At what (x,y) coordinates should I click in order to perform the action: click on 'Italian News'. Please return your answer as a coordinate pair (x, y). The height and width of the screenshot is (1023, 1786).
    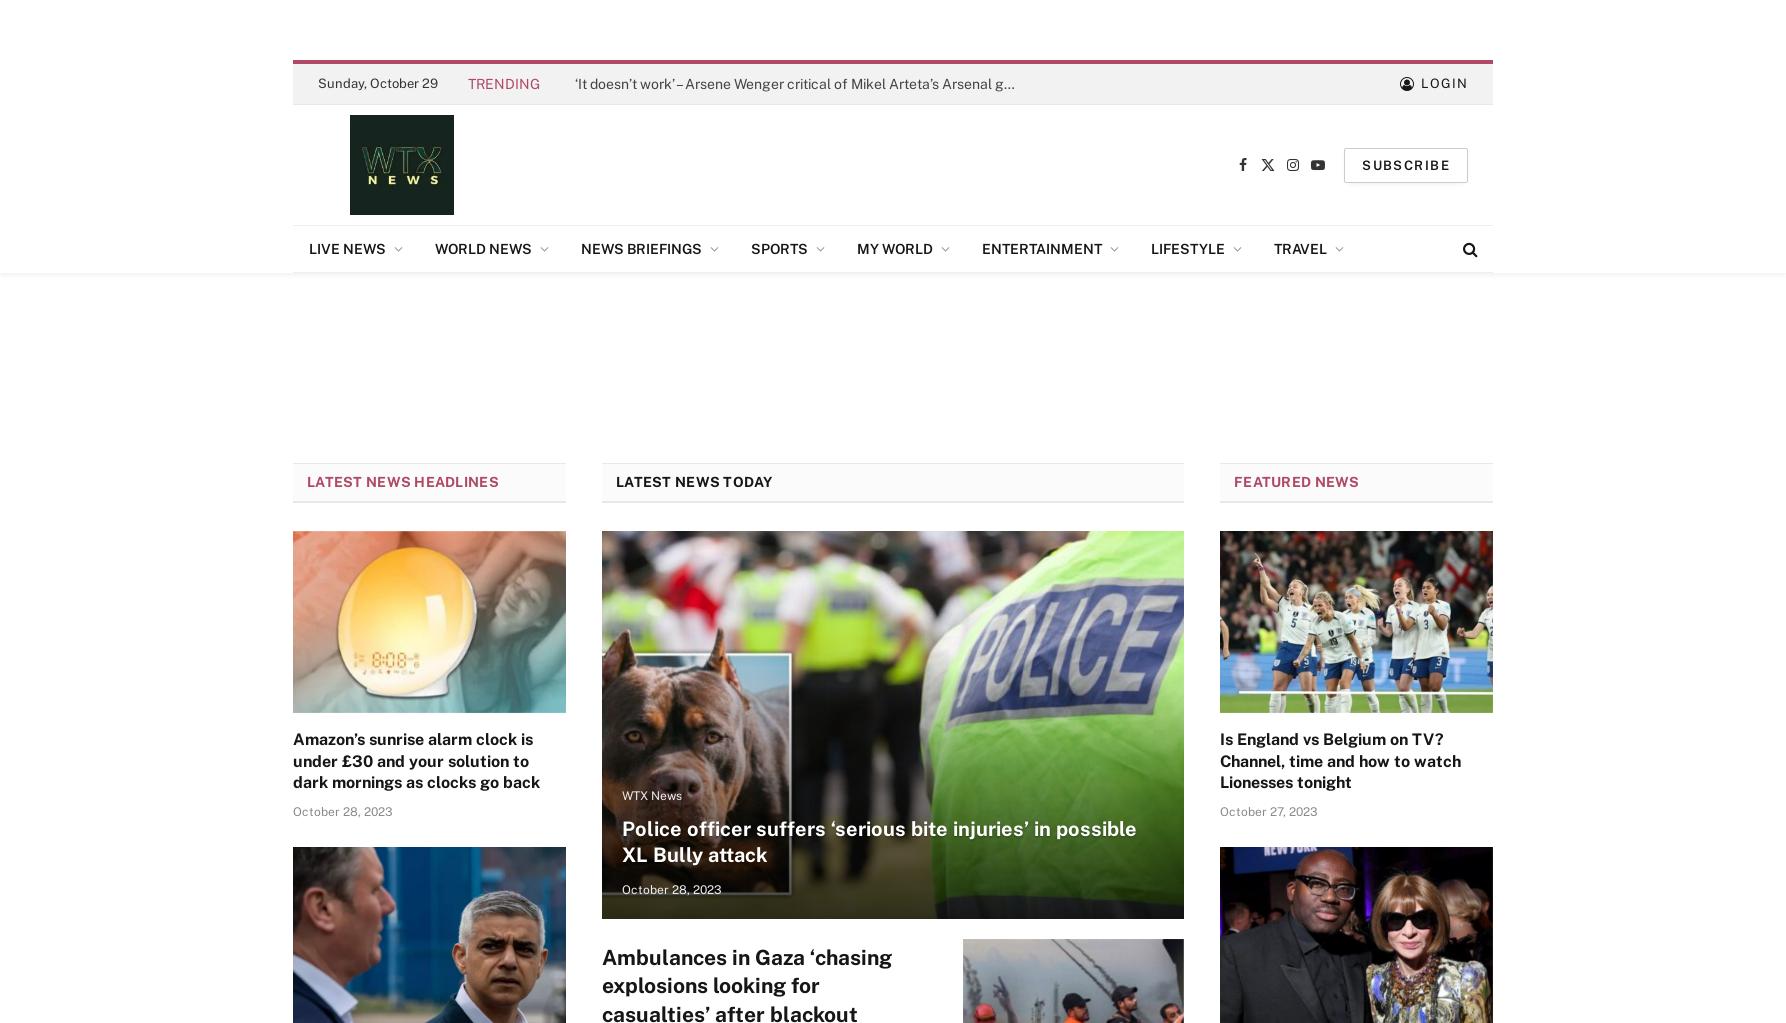
    Looking at the image, I should click on (717, 339).